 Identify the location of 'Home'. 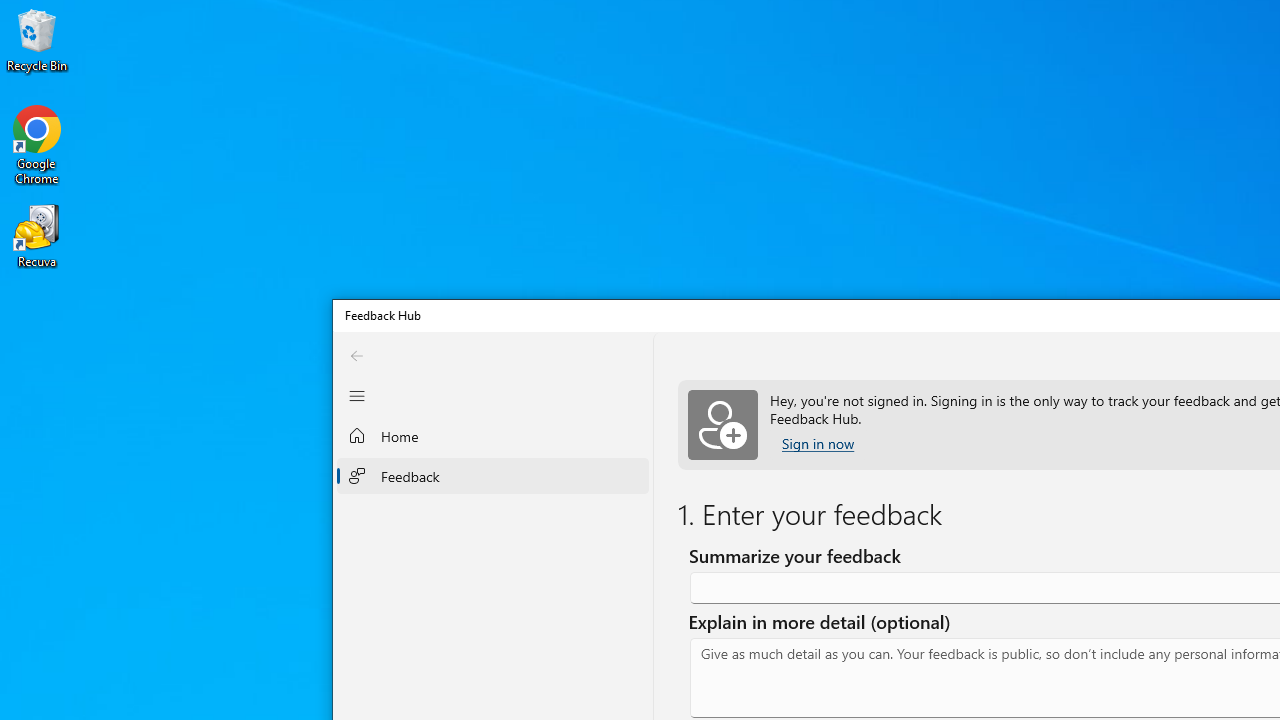
(492, 435).